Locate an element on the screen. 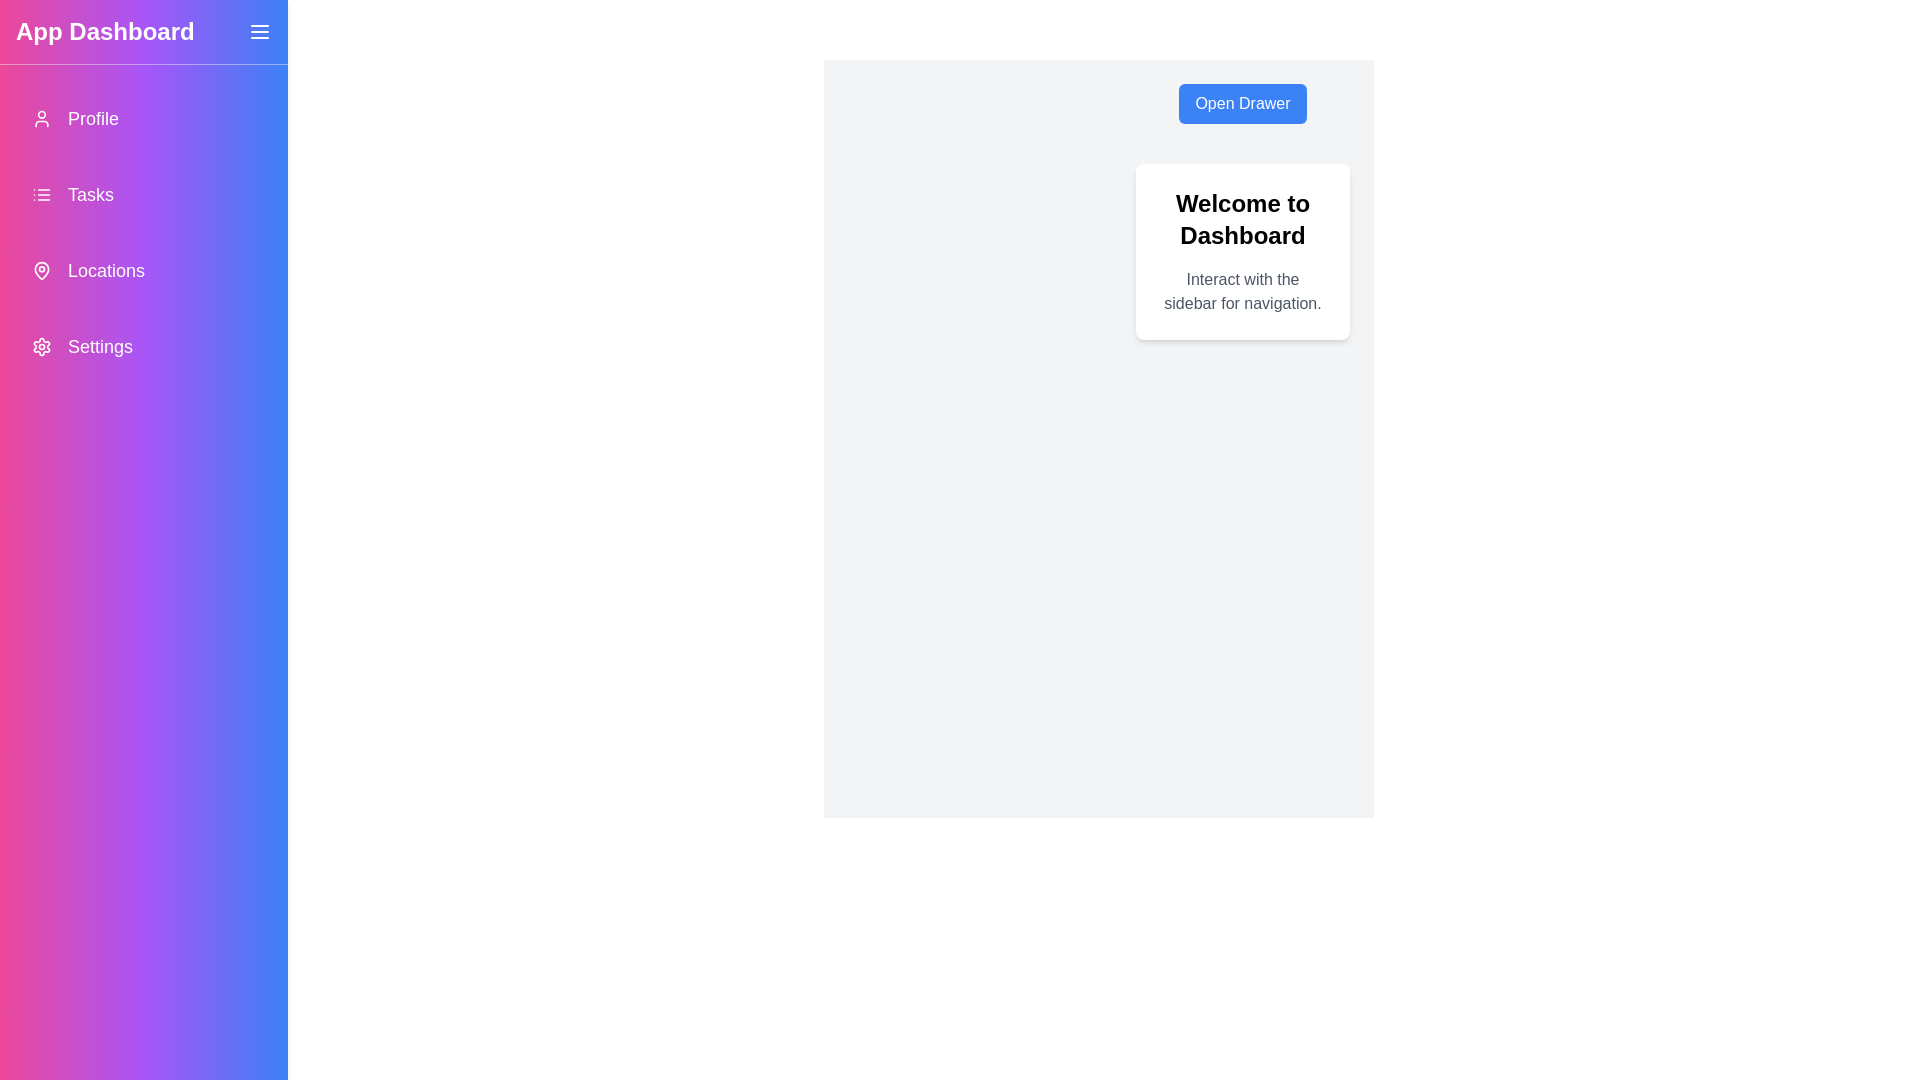 This screenshot has height=1080, width=1920. the navigation item labeled 'Tasks' to observe its hover effect is located at coordinates (143, 195).